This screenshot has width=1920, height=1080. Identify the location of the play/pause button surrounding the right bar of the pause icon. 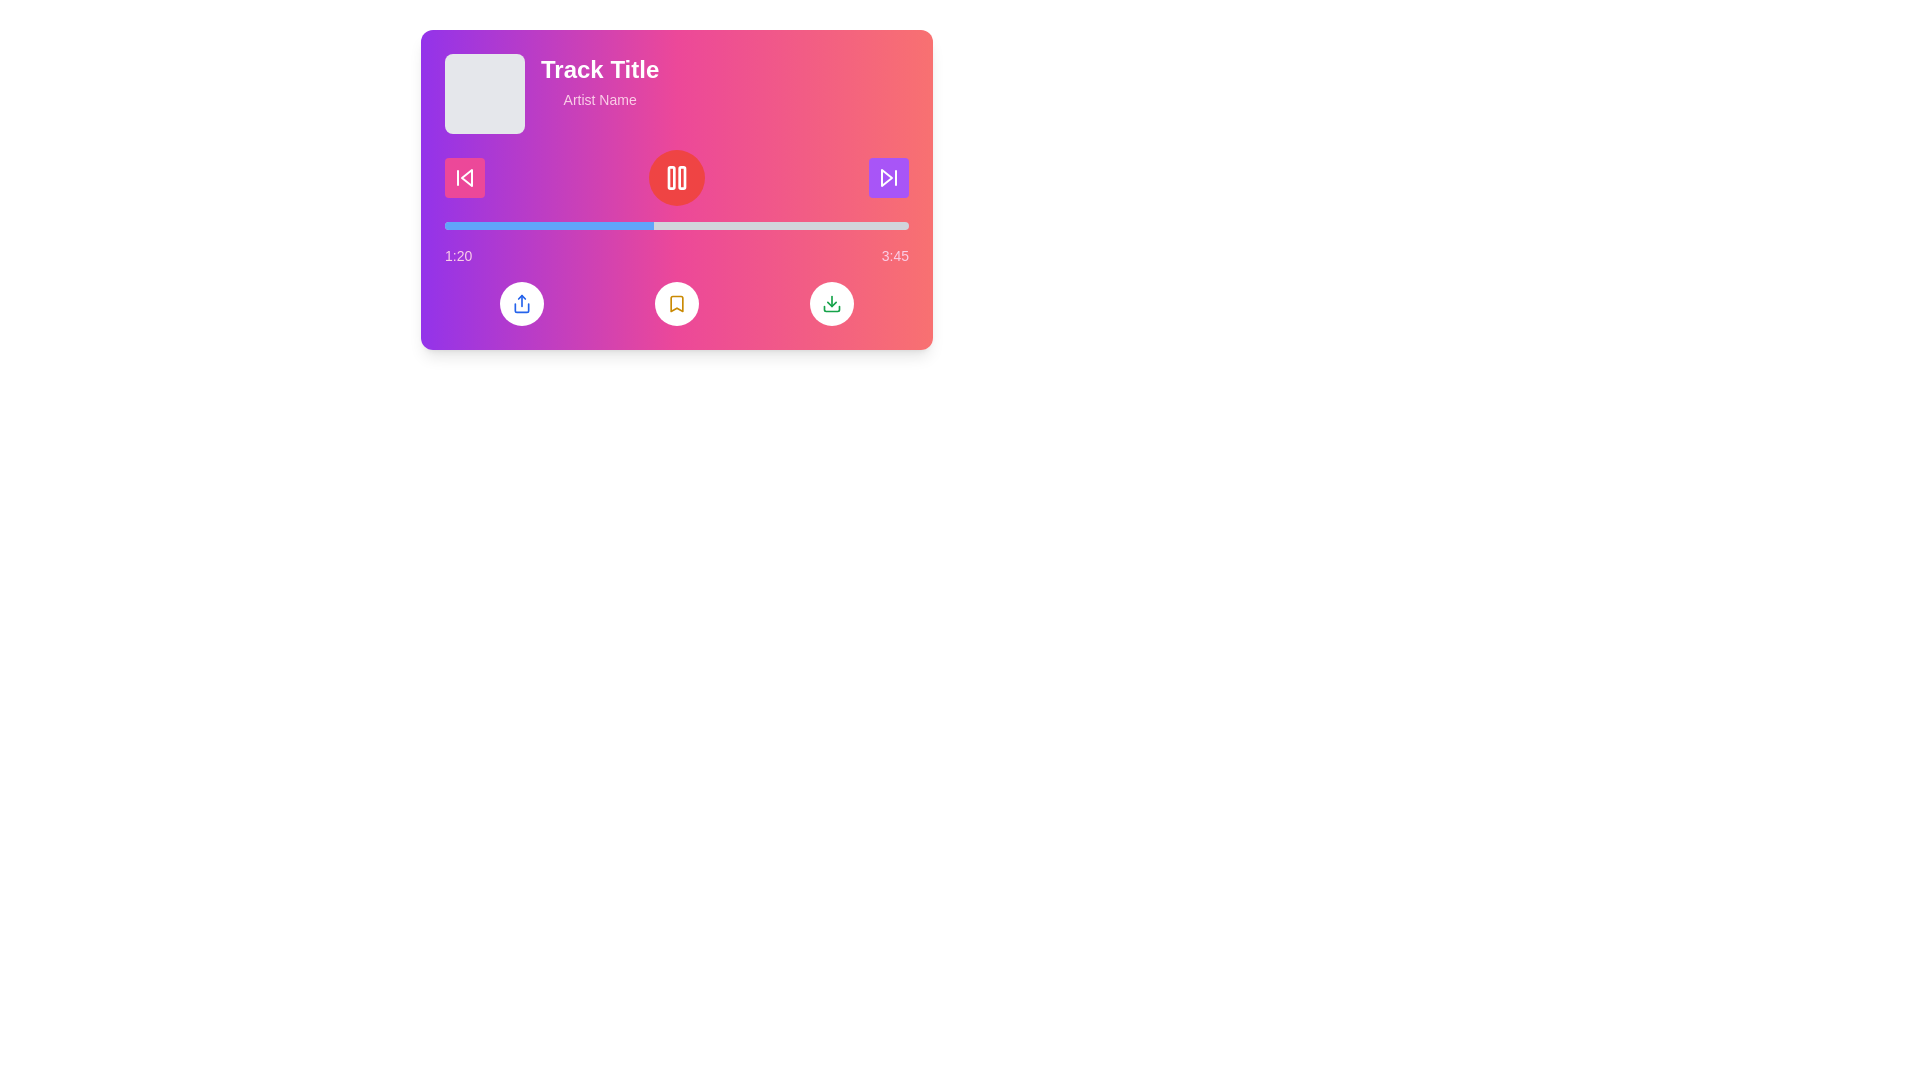
(682, 176).